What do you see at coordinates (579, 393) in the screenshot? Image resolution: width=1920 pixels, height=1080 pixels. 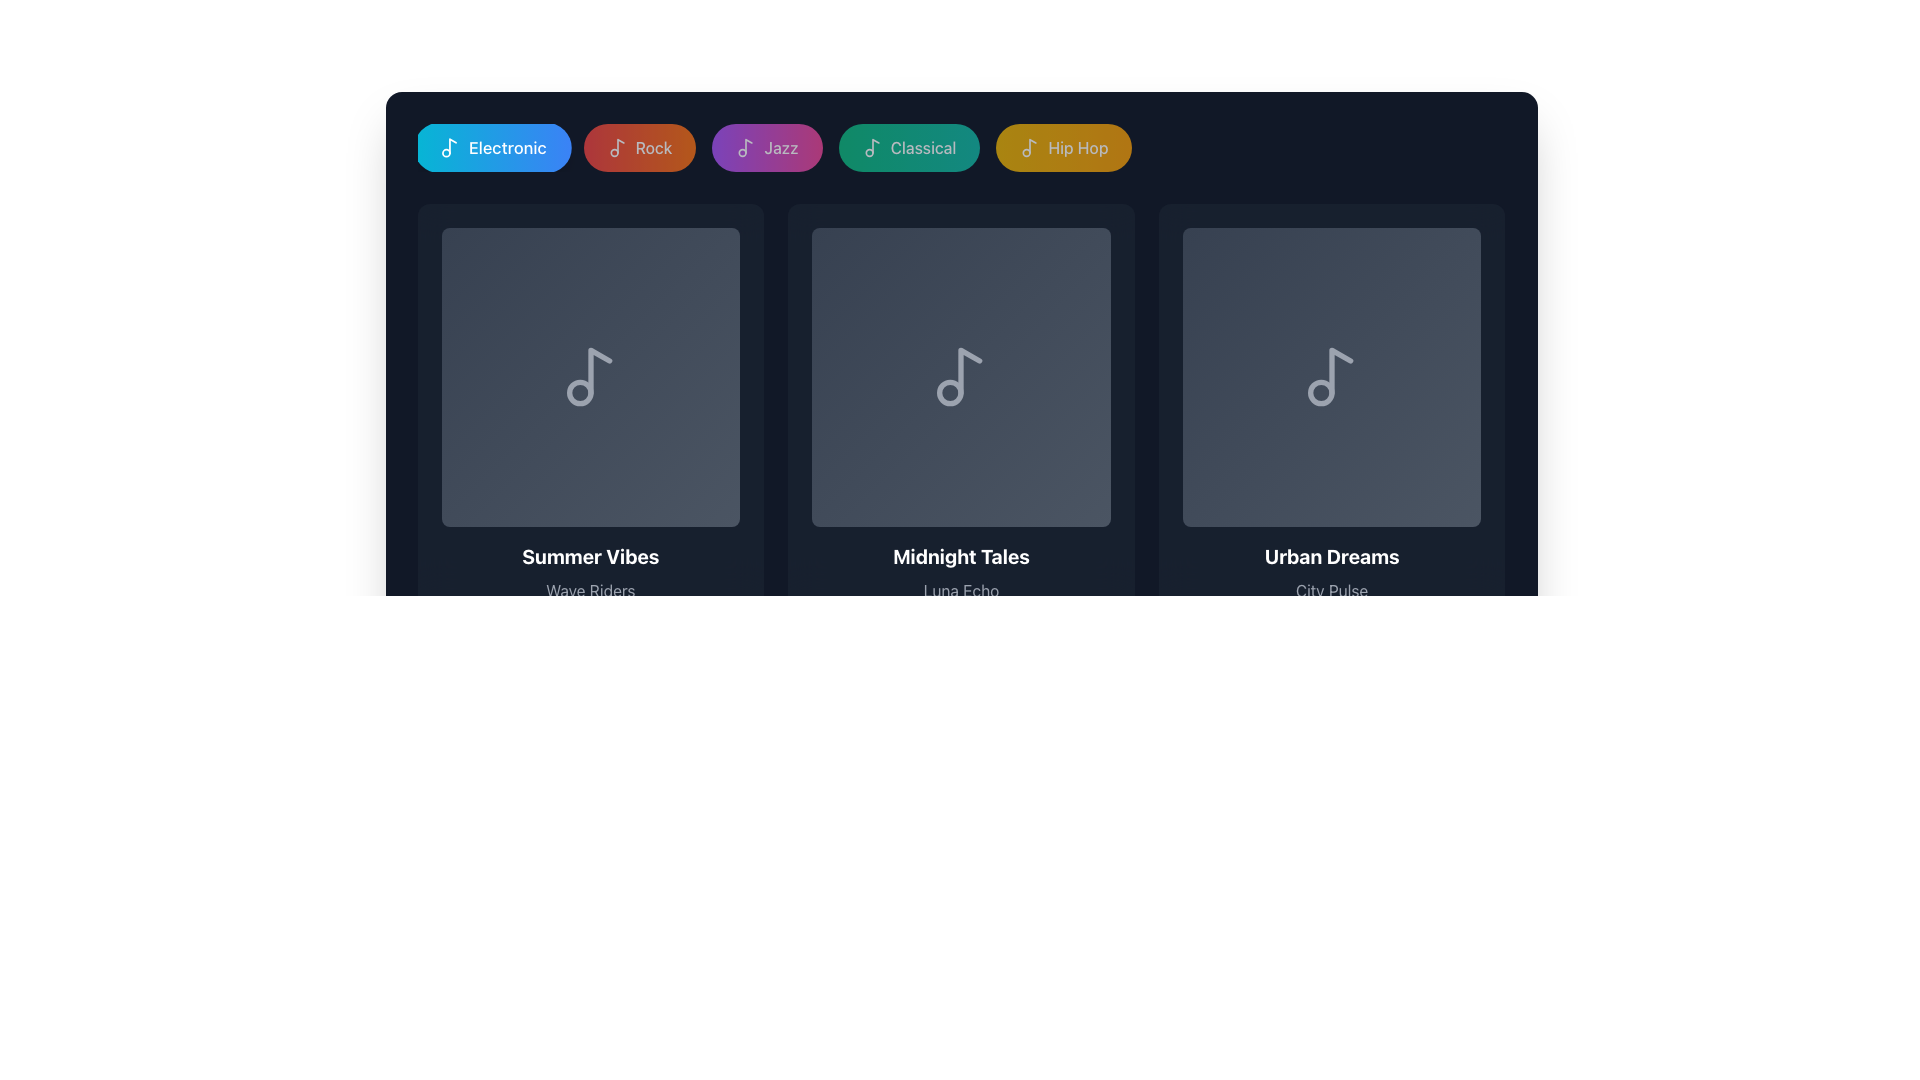 I see `the circular SVG element located at the bottom-left of the music note icon, which is styled in gray against a darker background` at bounding box center [579, 393].